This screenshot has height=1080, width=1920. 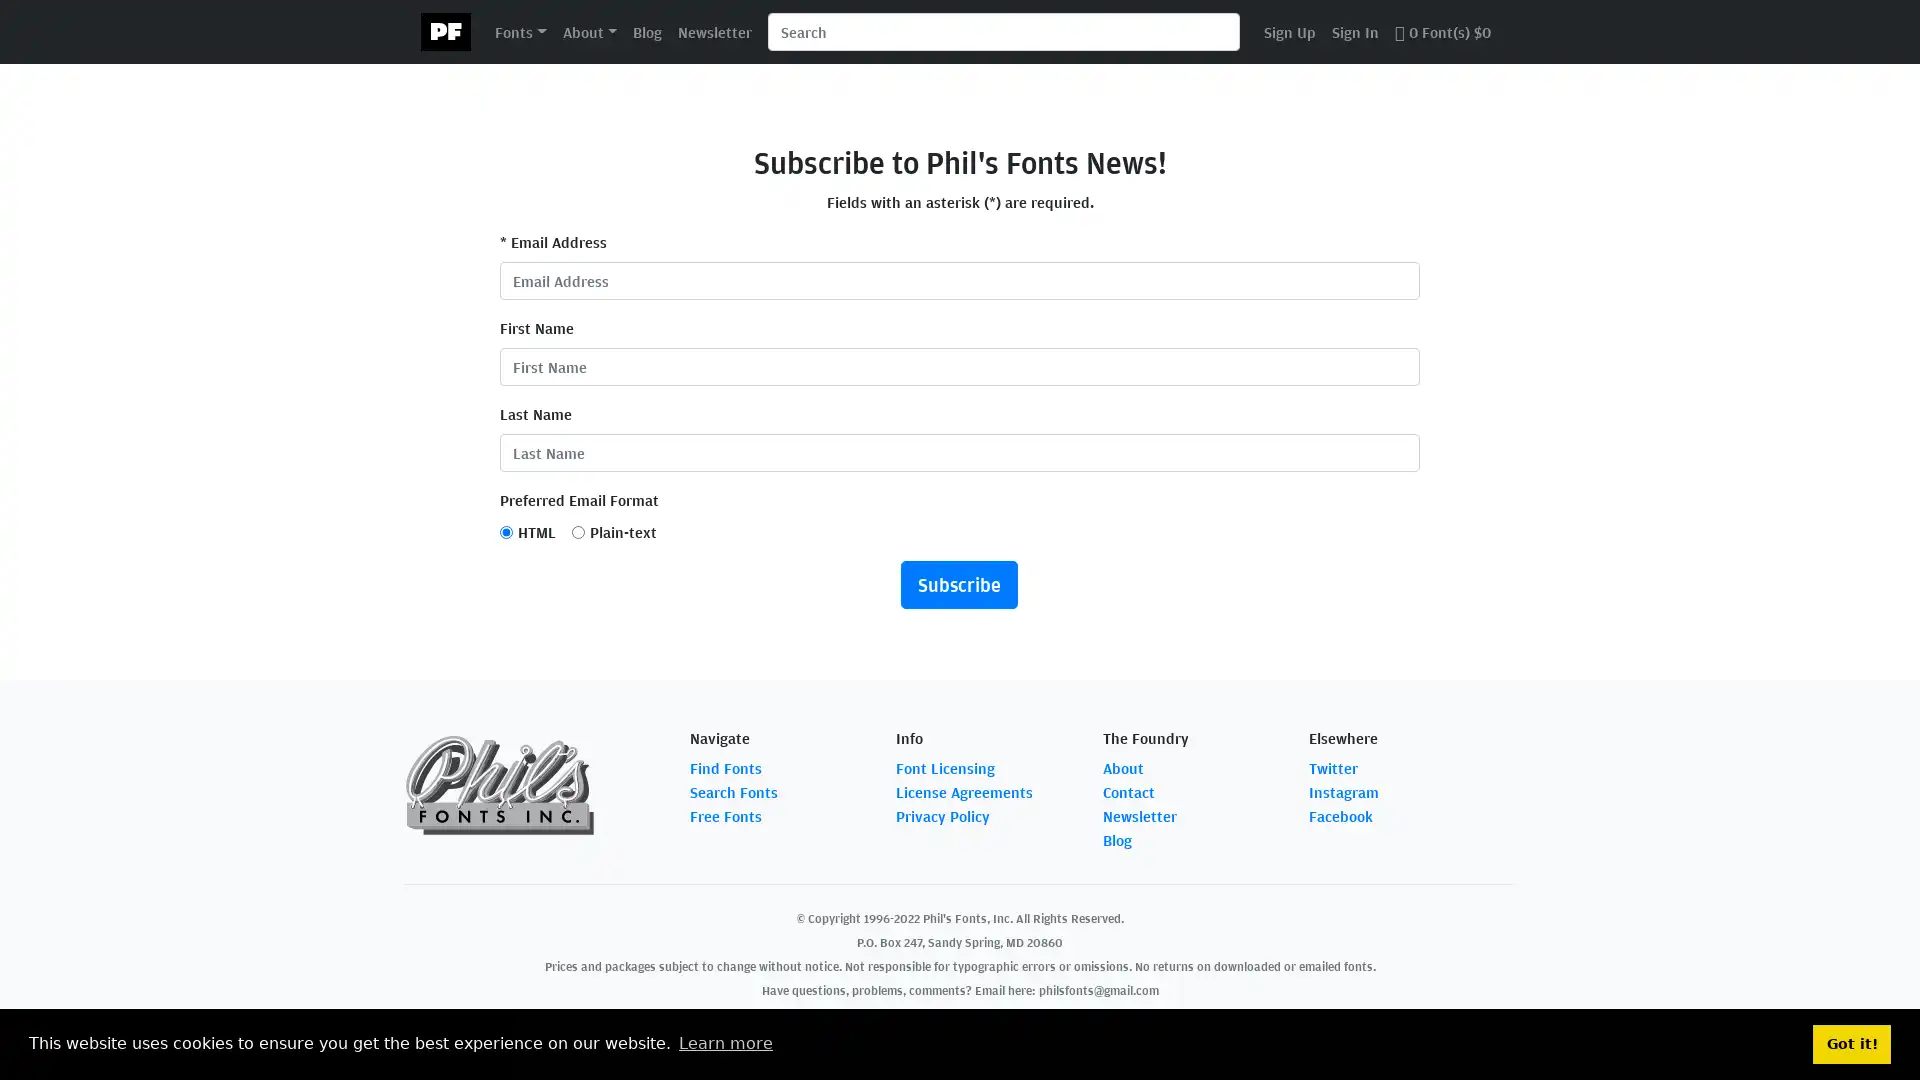 What do you see at coordinates (1851, 1043) in the screenshot?
I see `dismiss cookie message` at bounding box center [1851, 1043].